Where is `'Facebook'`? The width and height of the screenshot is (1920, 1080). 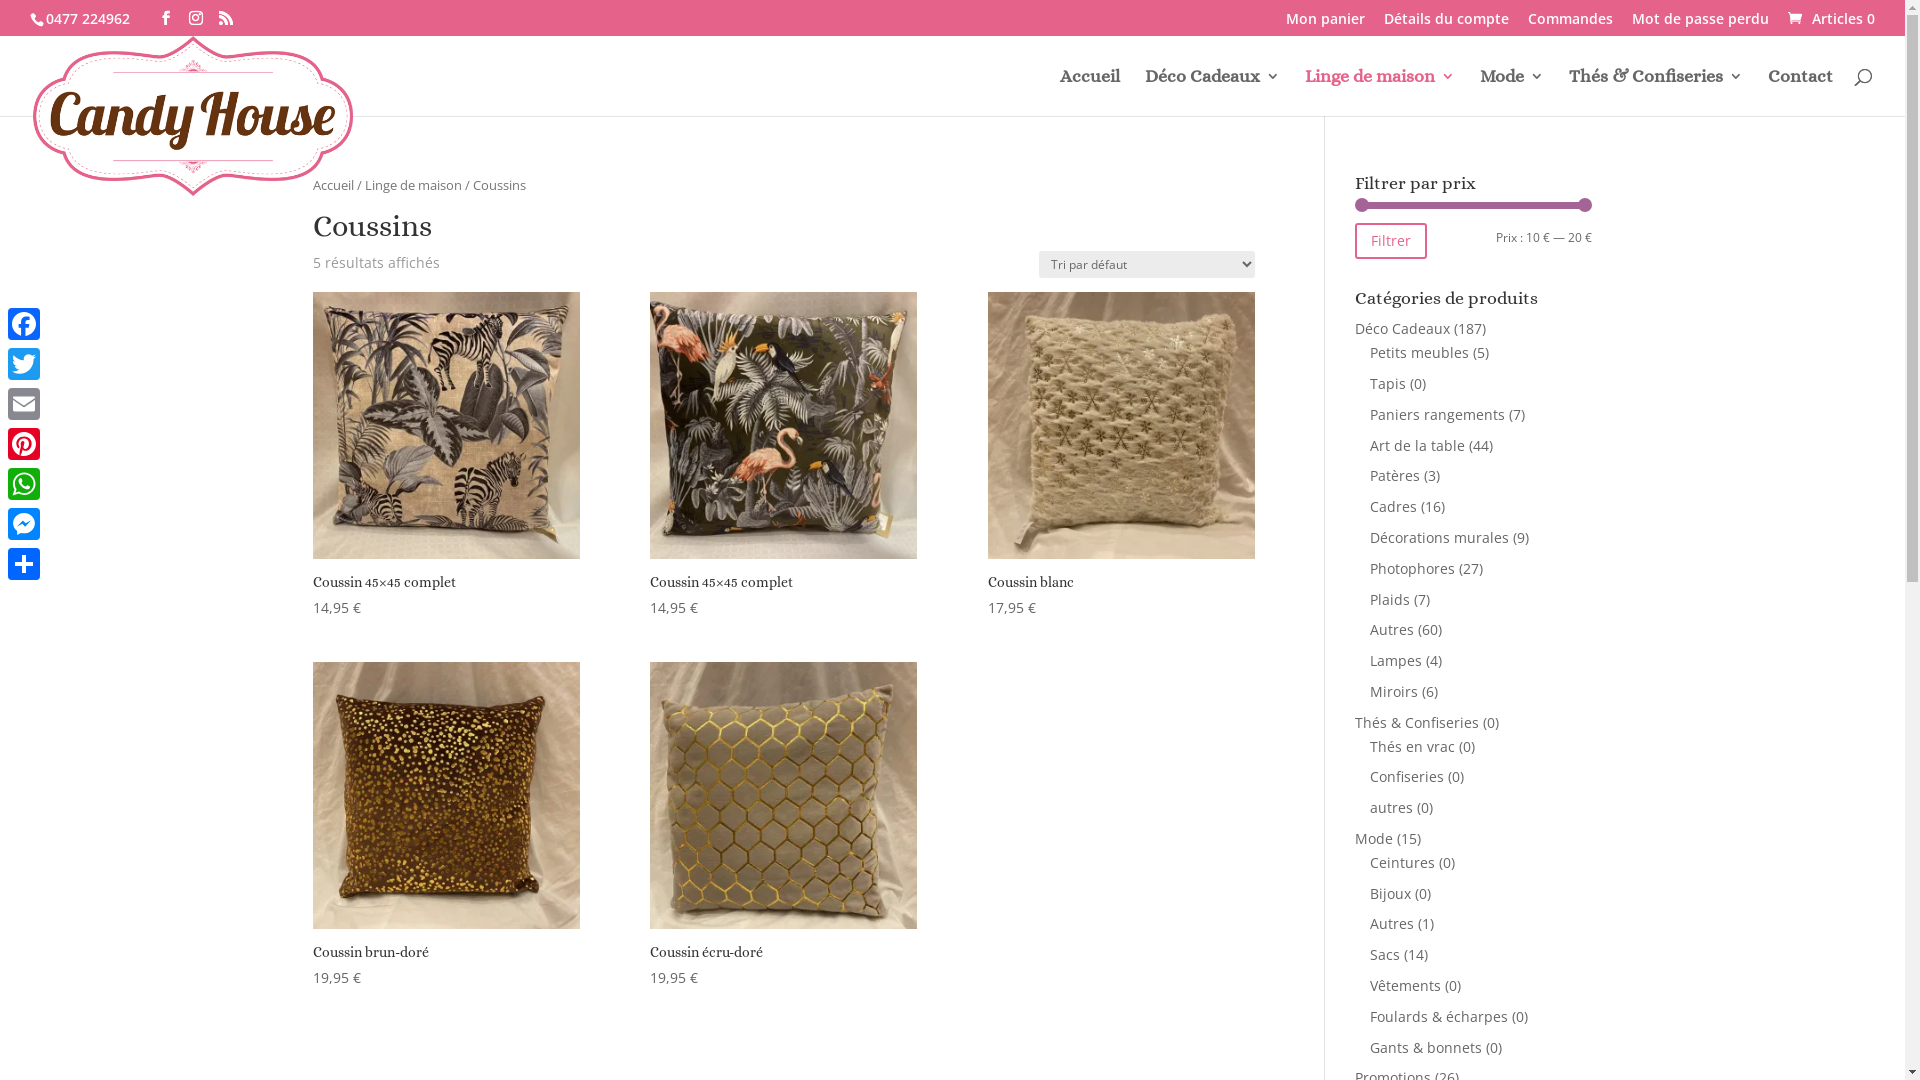 'Facebook' is located at coordinates (24, 323).